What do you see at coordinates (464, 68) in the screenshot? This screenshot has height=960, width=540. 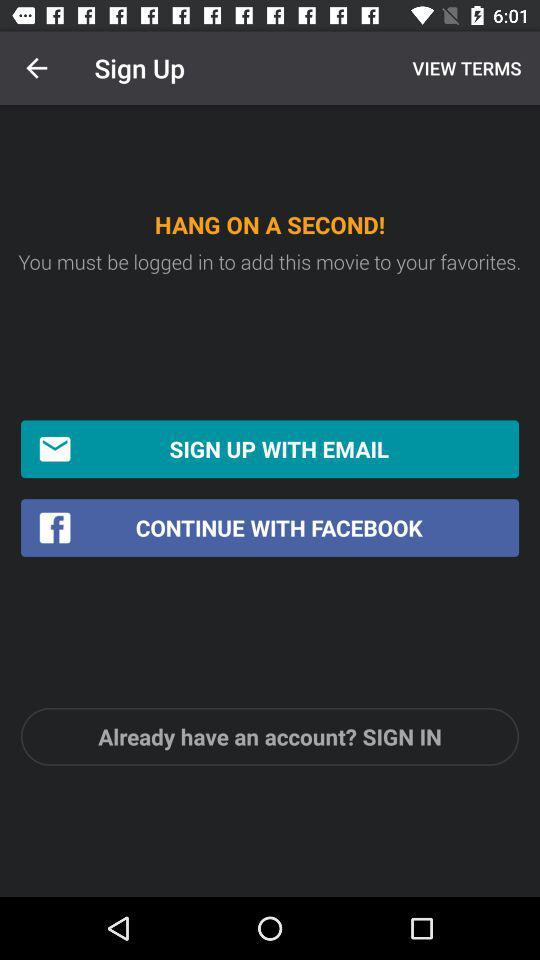 I see `the view terms icon` at bounding box center [464, 68].